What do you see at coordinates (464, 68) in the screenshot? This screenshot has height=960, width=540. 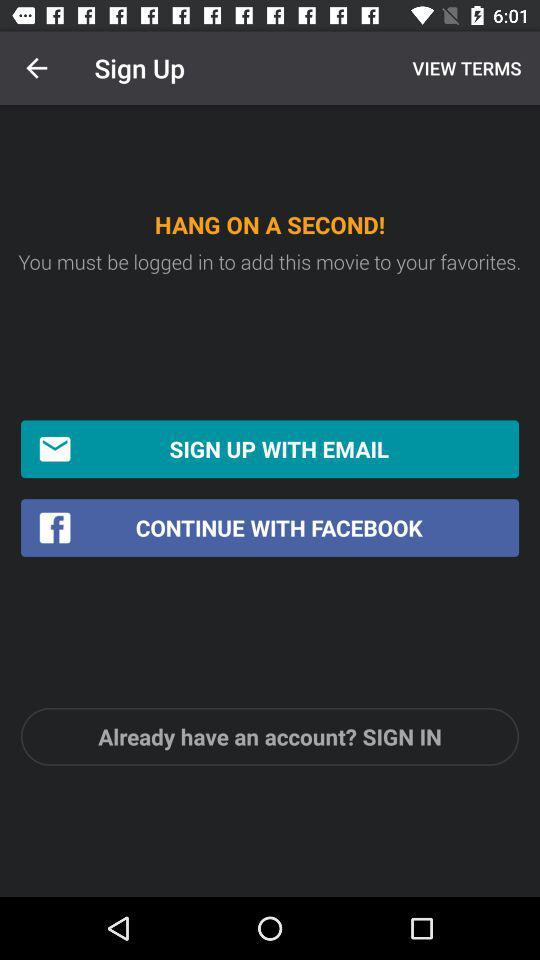 I see `the view terms icon` at bounding box center [464, 68].